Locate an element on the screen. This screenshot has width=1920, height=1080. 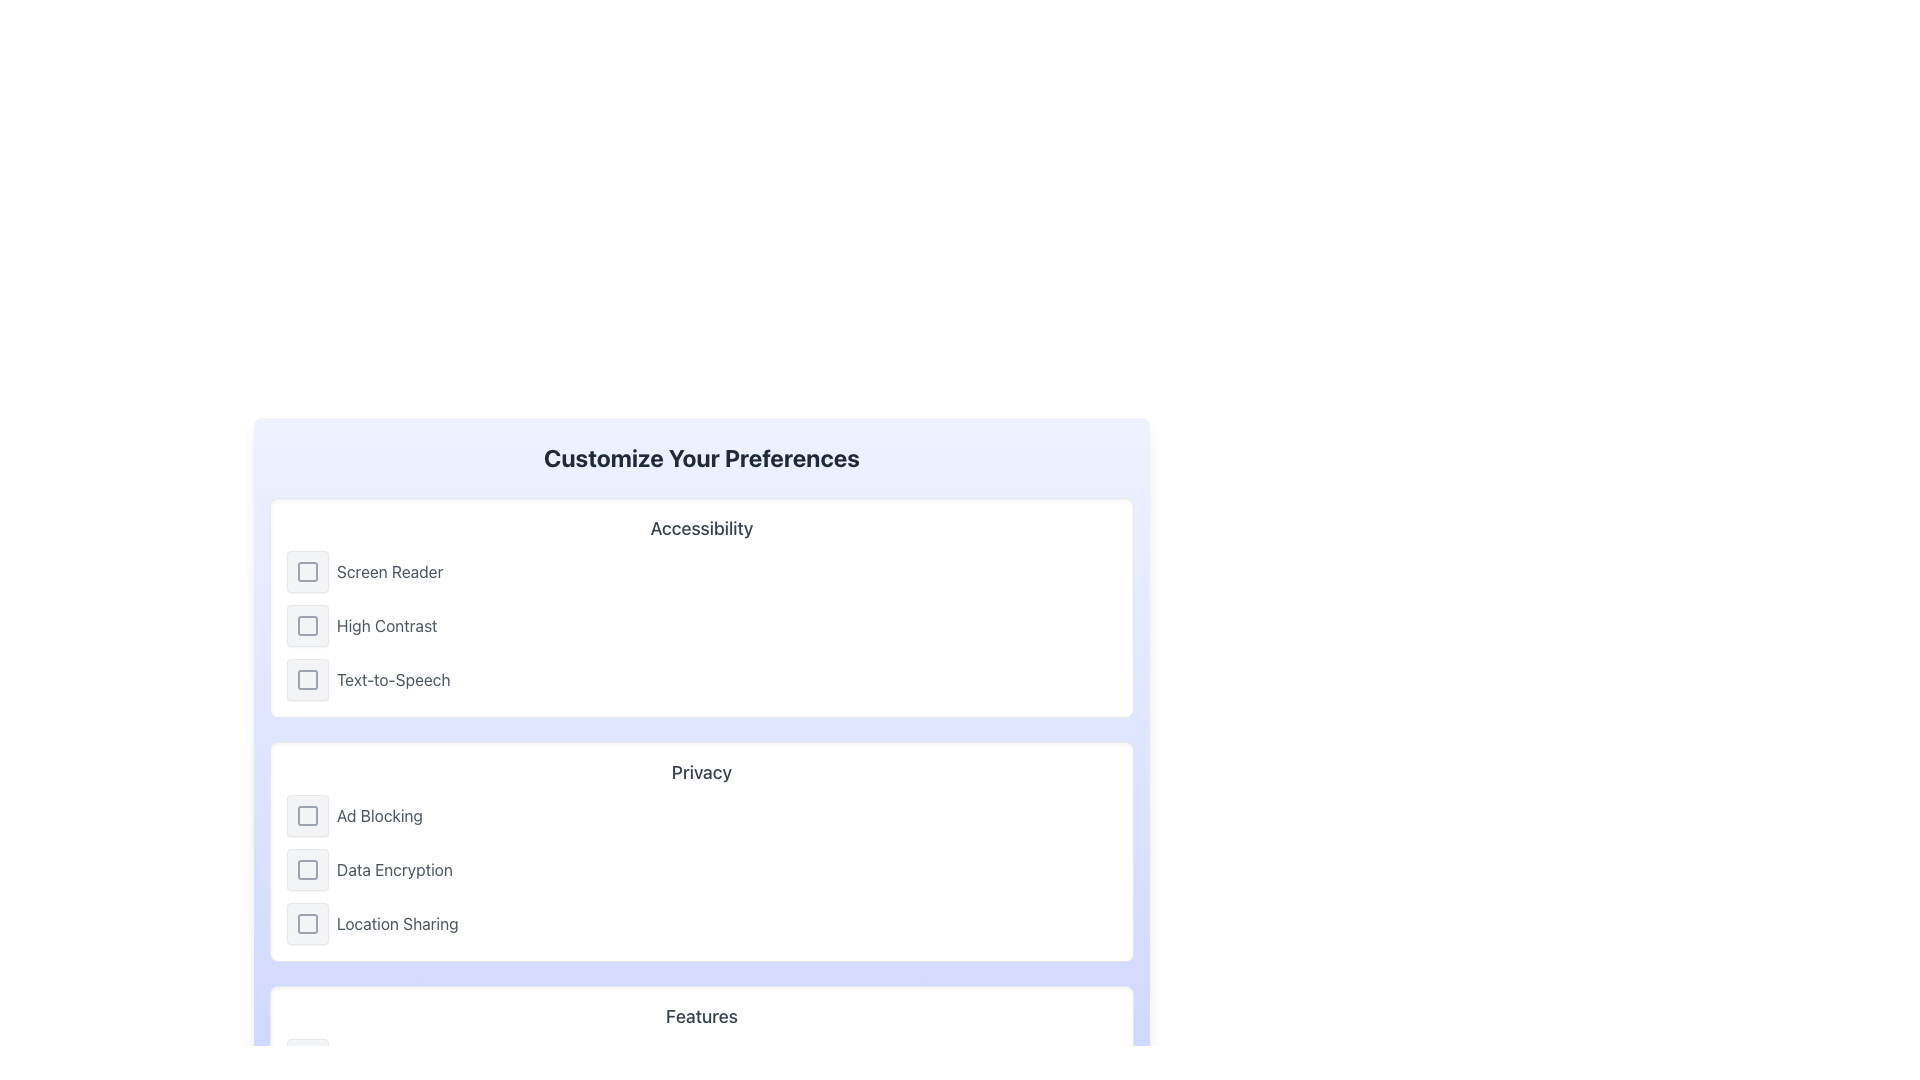
the second checkbox option in the 'Privacy' section, which is located on the left side of the 'Data Encryption' label is located at coordinates (306, 869).